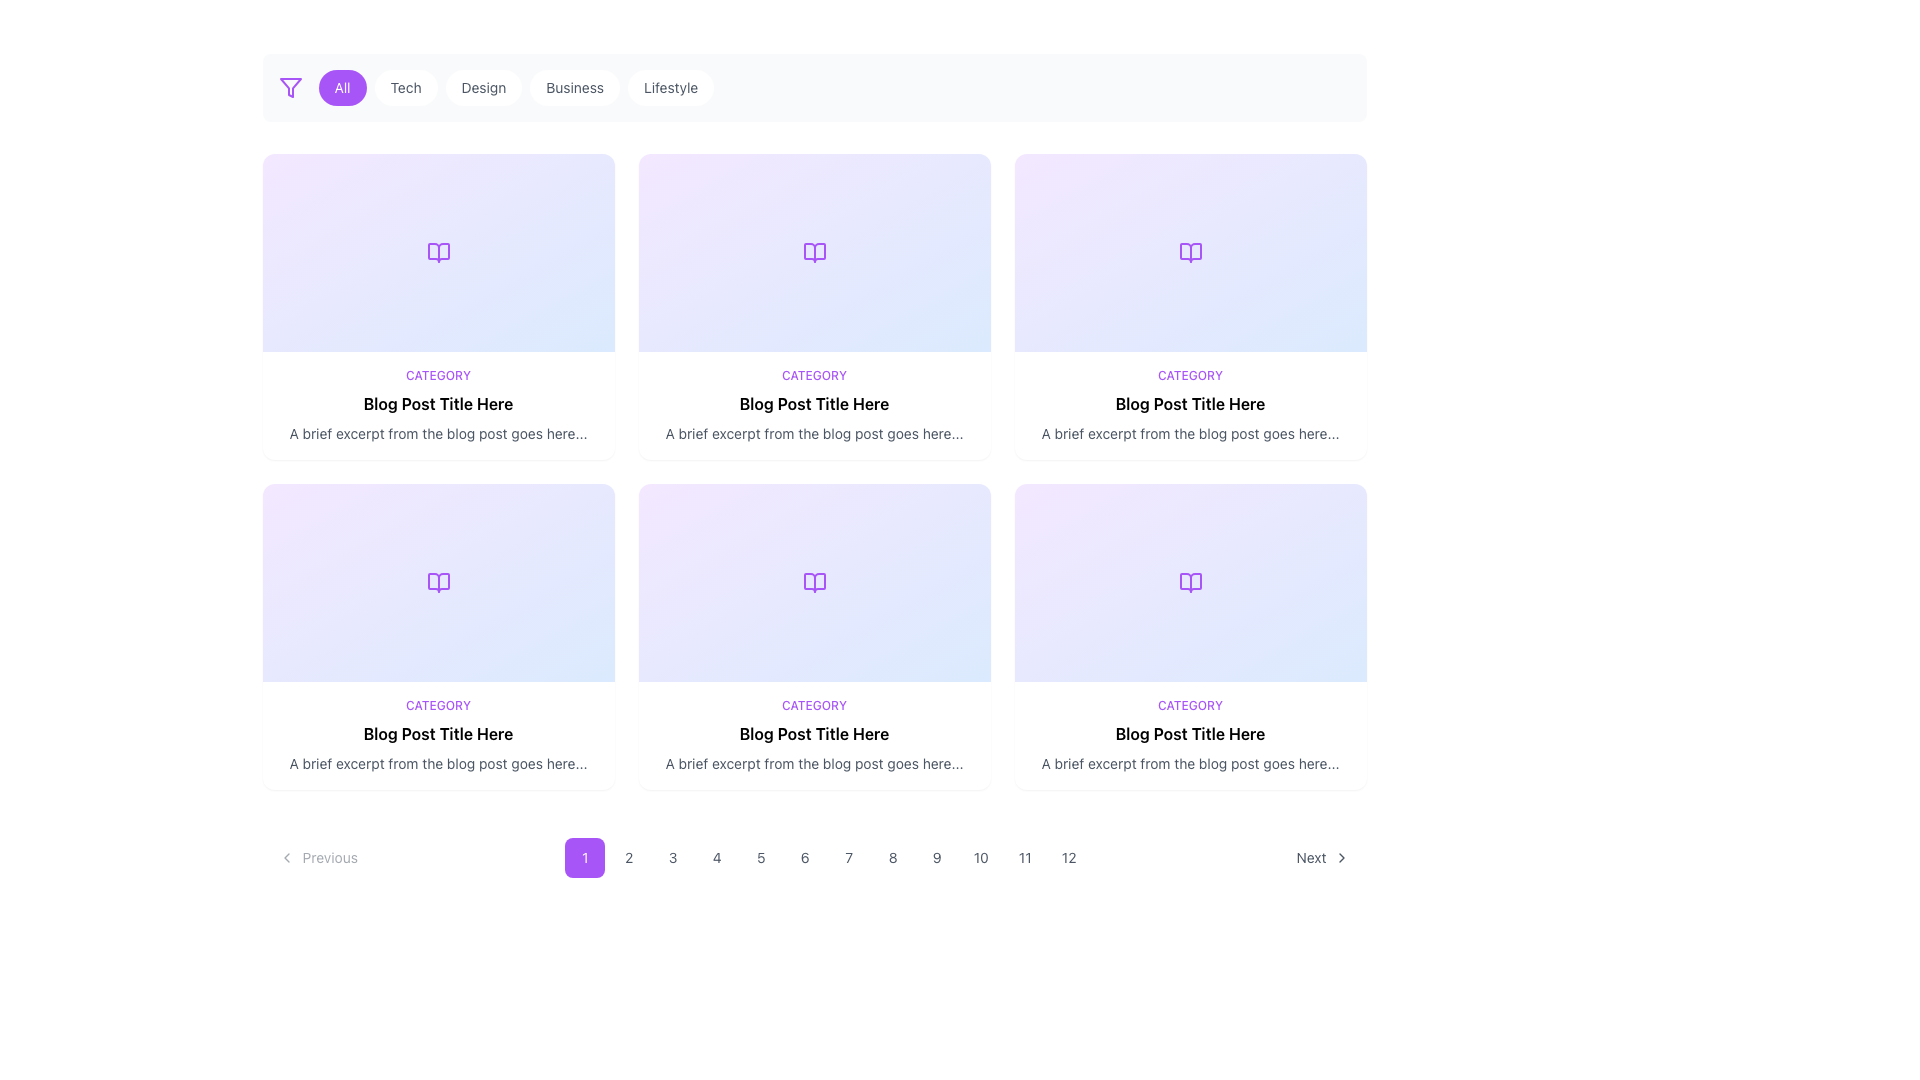 This screenshot has width=1920, height=1080. I want to click on the purple book icon located in the third card of the first row in the displayed grid of cards, so click(1190, 252).